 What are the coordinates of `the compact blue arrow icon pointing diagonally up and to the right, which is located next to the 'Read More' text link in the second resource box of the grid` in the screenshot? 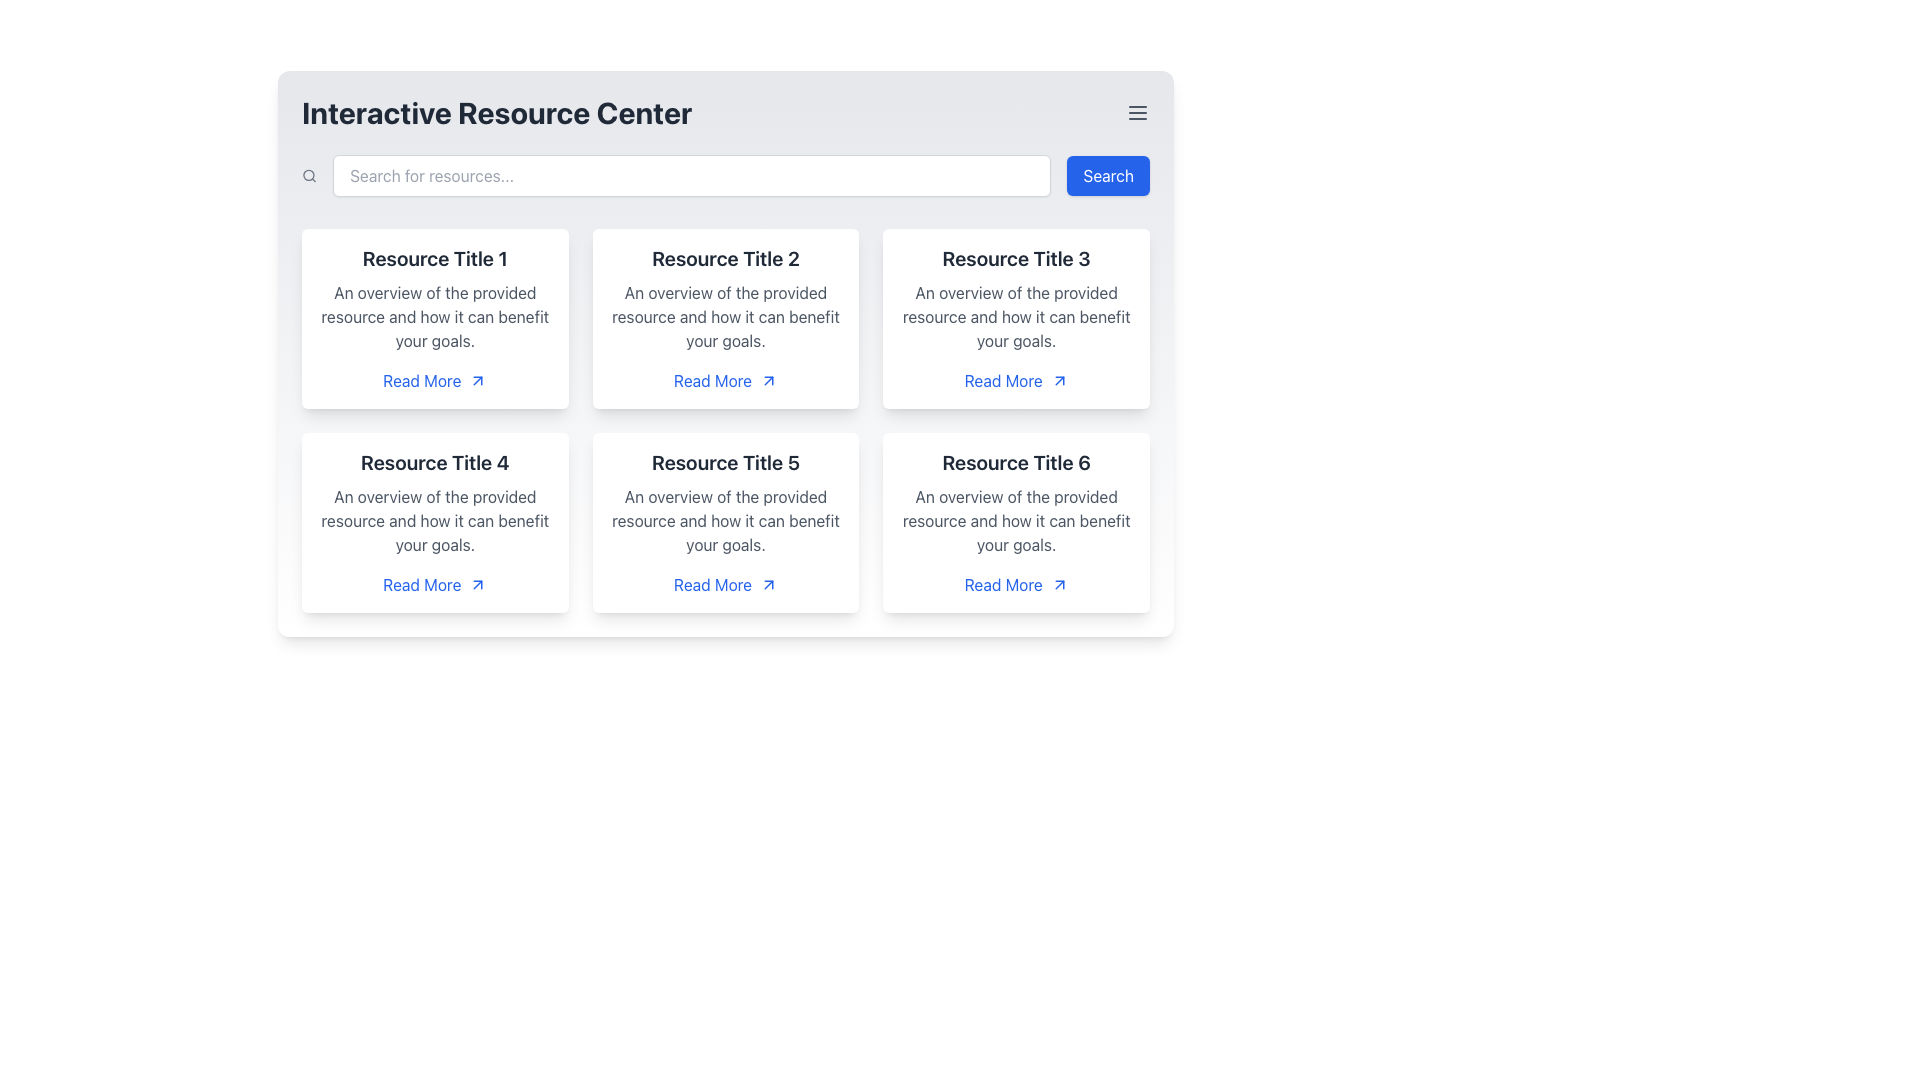 It's located at (768, 381).